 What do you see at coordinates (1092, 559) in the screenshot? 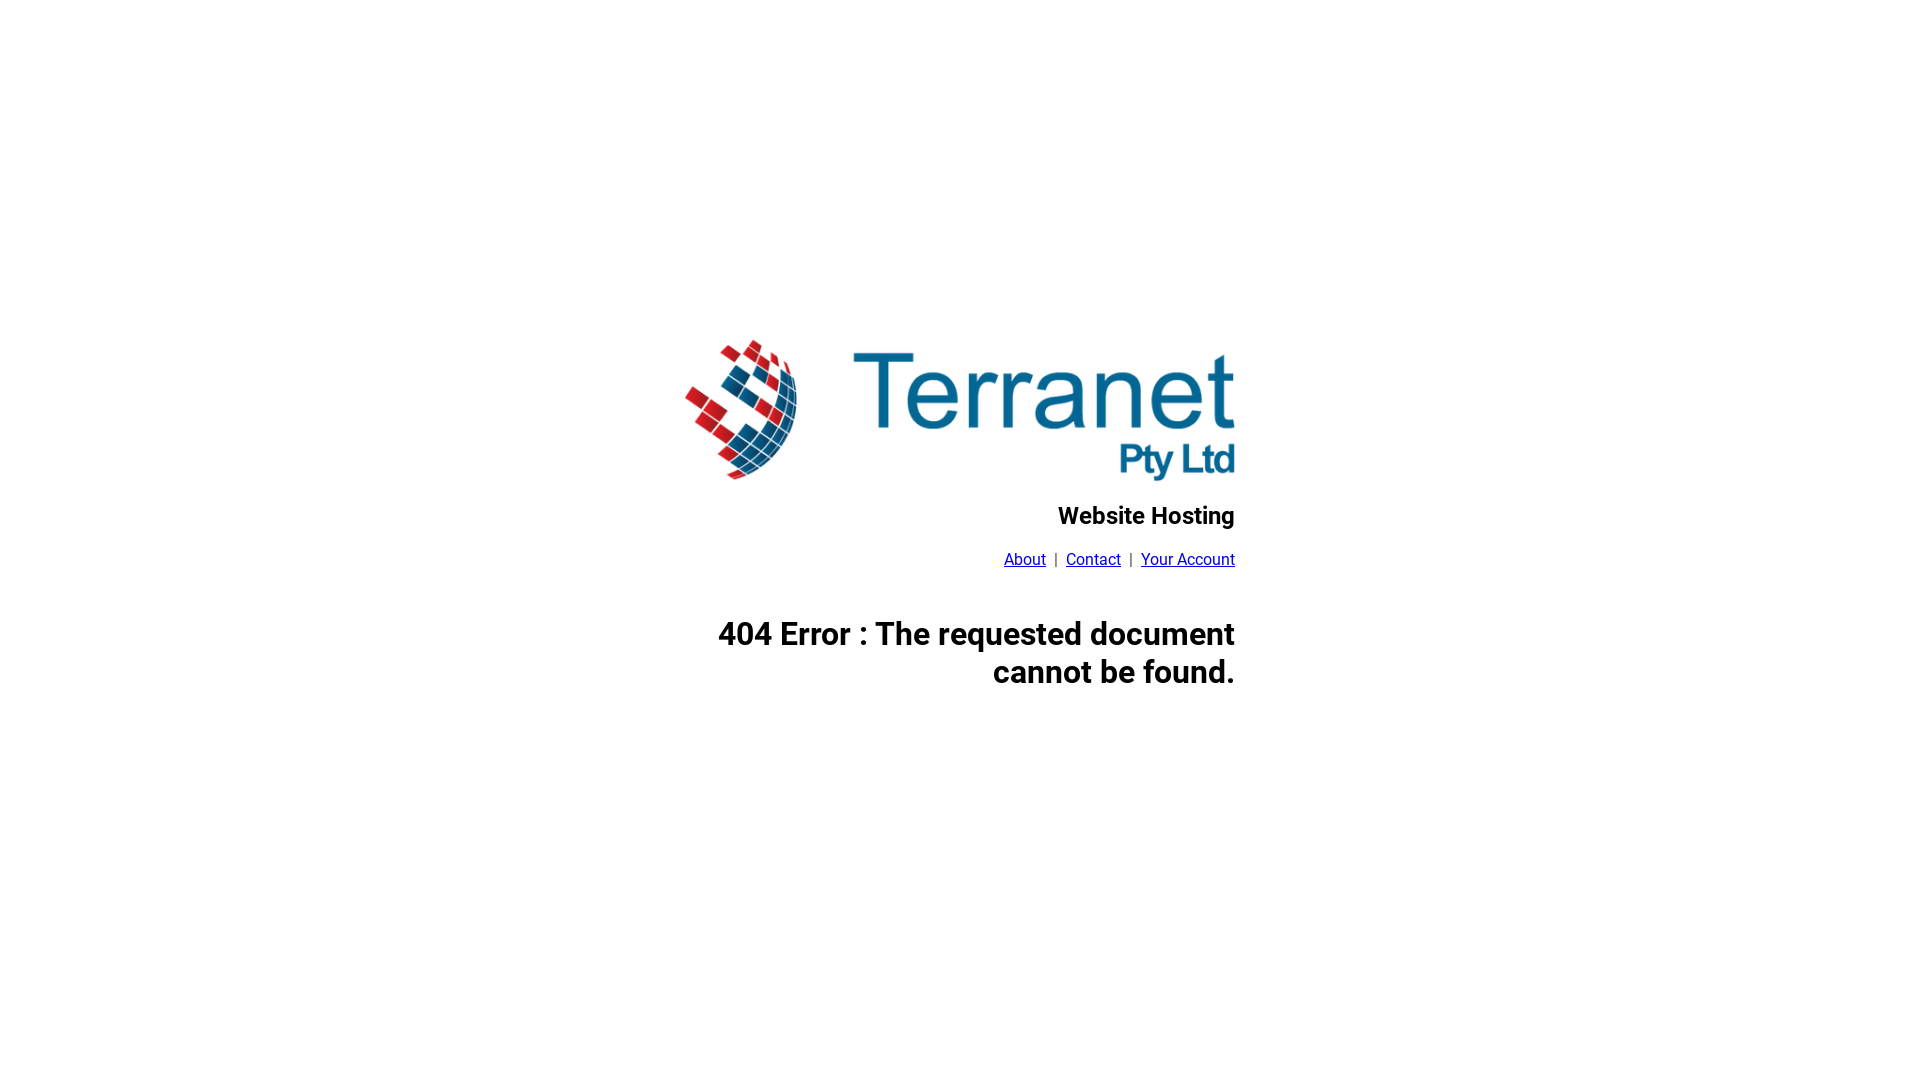
I see `'Contact'` at bounding box center [1092, 559].